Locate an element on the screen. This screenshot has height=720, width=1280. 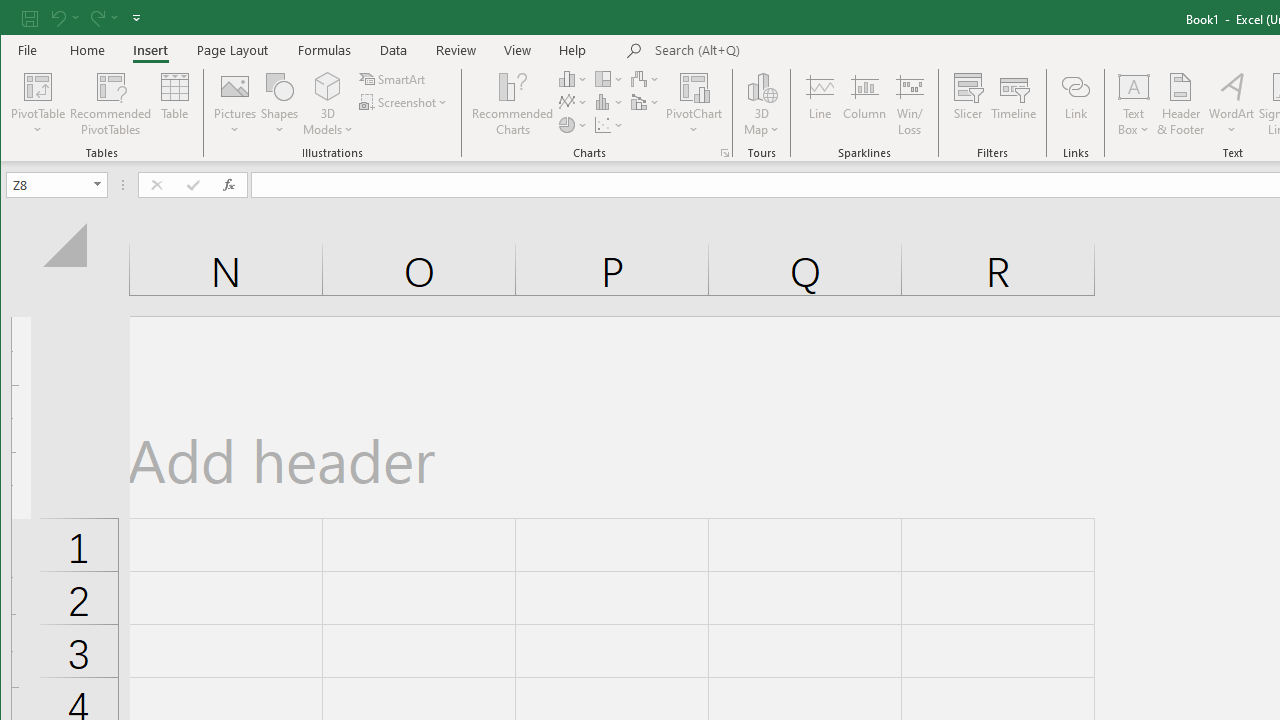
'Slicer...' is located at coordinates (968, 104).